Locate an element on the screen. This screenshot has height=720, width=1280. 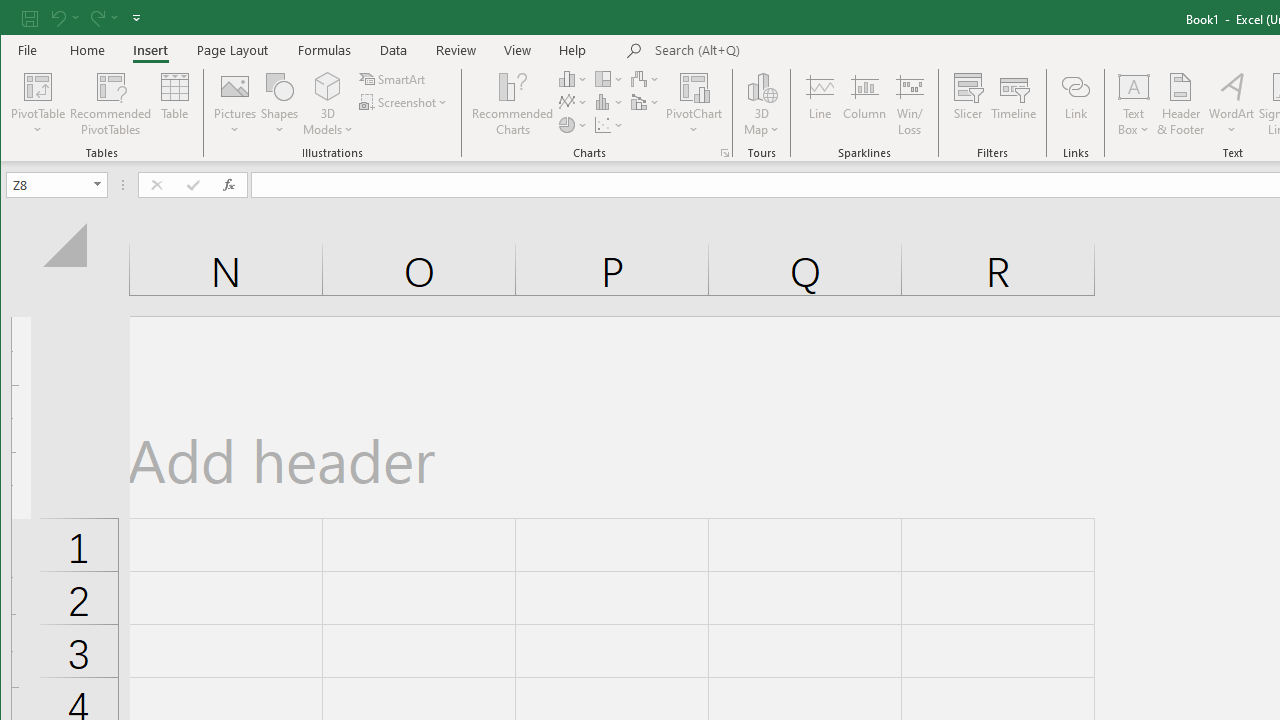
'Slicer...' is located at coordinates (968, 104).